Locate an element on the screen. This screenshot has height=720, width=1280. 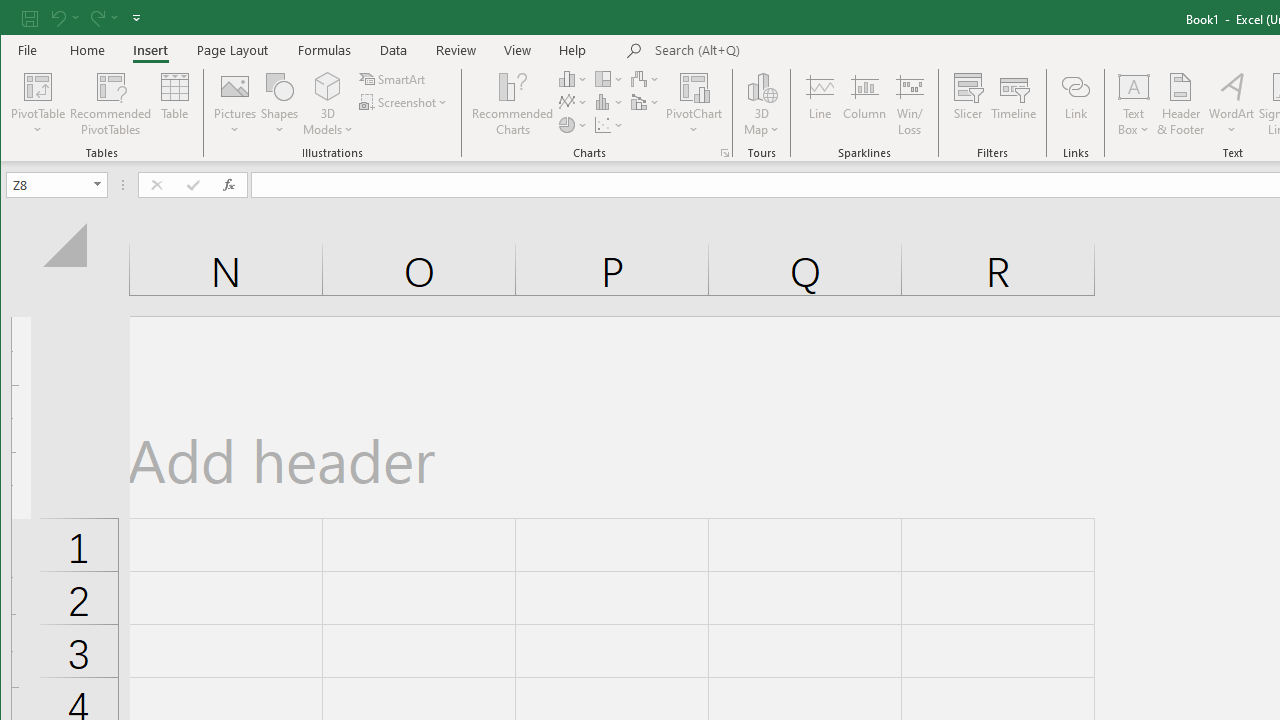
'Slicer...' is located at coordinates (968, 104).